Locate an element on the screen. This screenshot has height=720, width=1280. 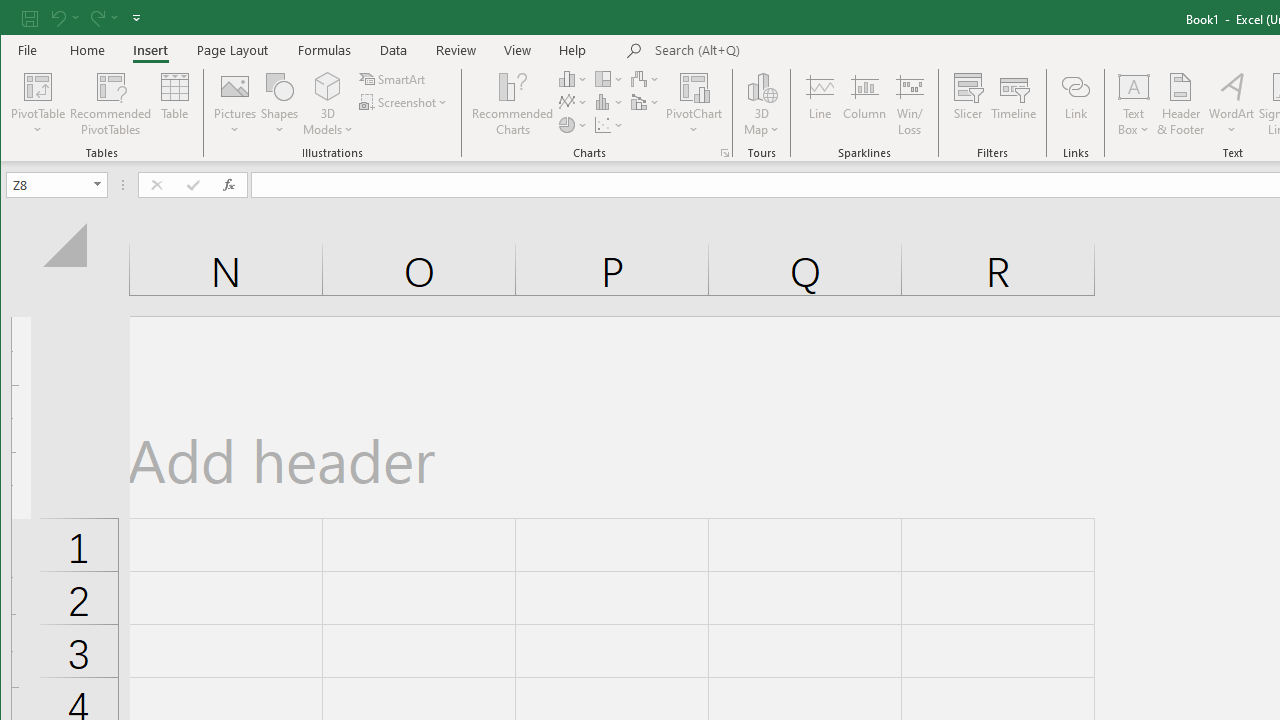
'Slicer...' is located at coordinates (968, 104).